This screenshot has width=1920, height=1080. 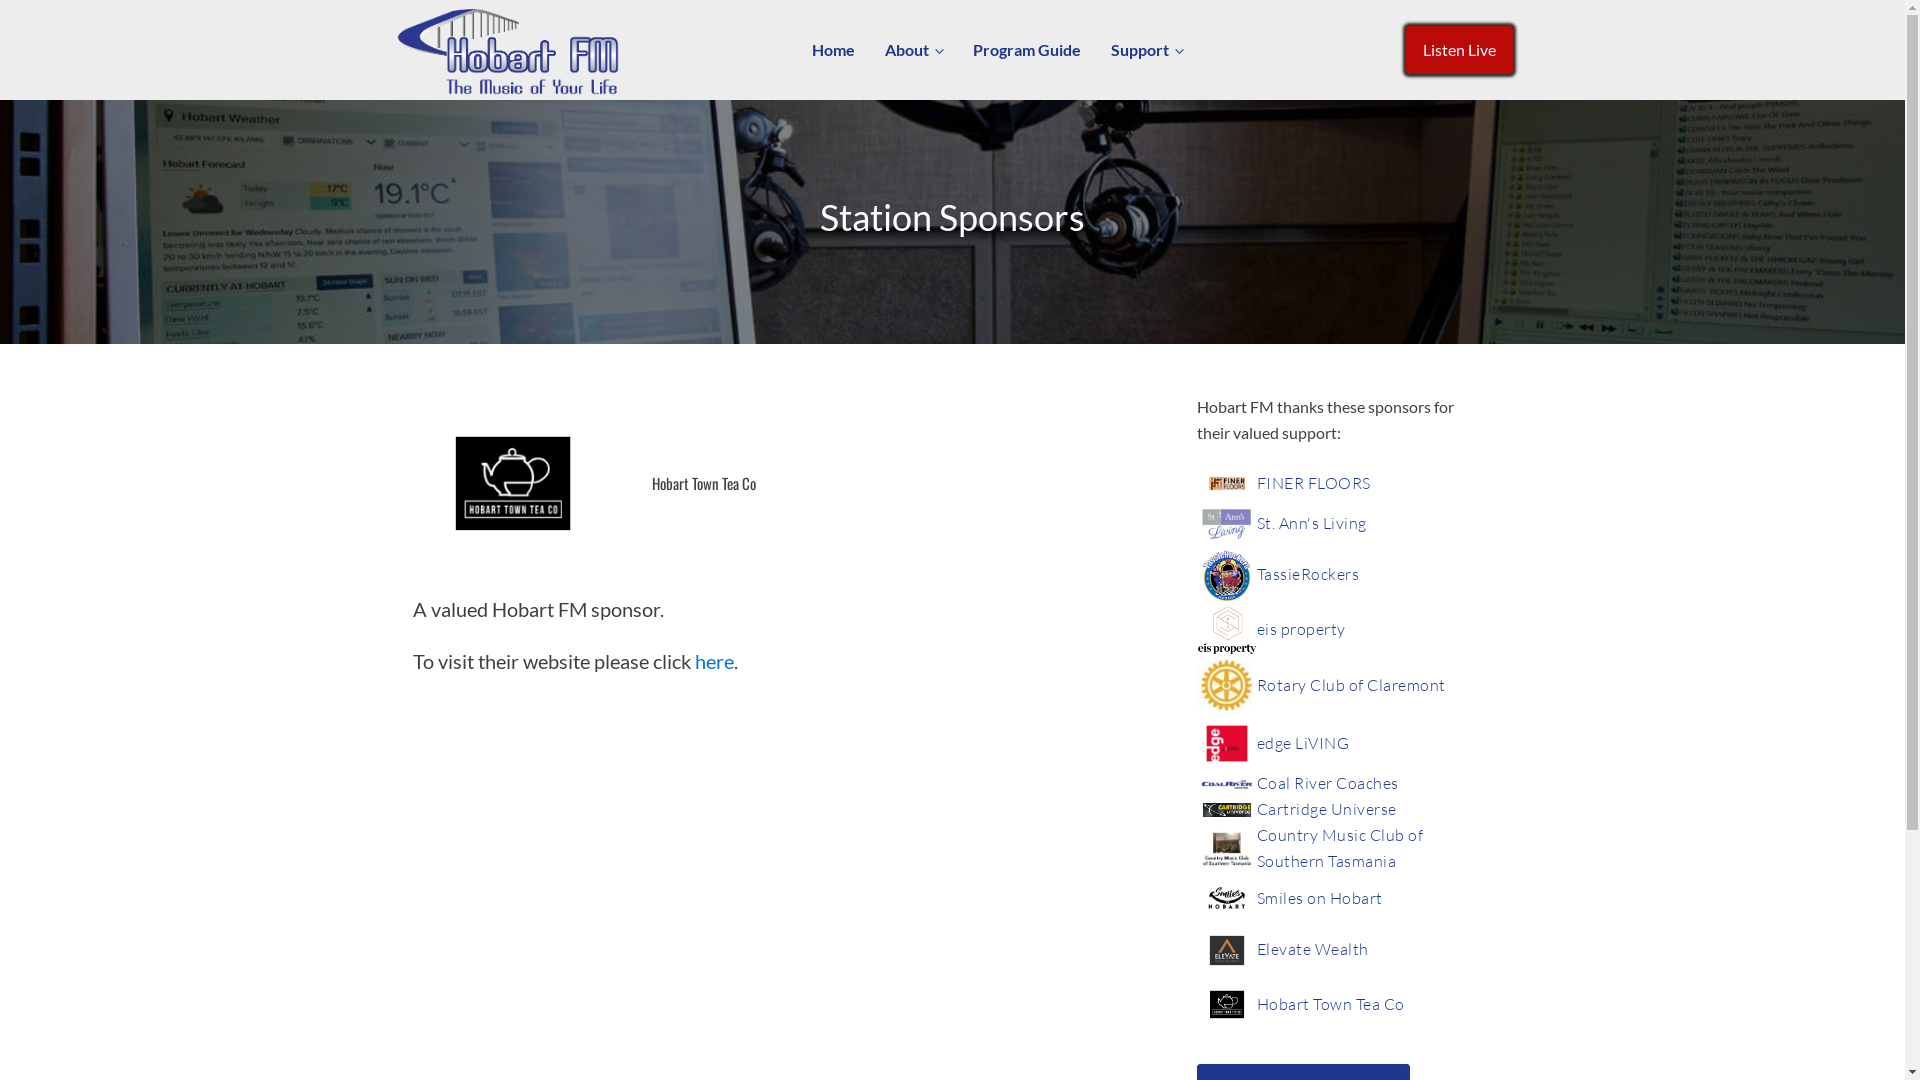 What do you see at coordinates (1311, 948) in the screenshot?
I see `'Elevate Wealth'` at bounding box center [1311, 948].